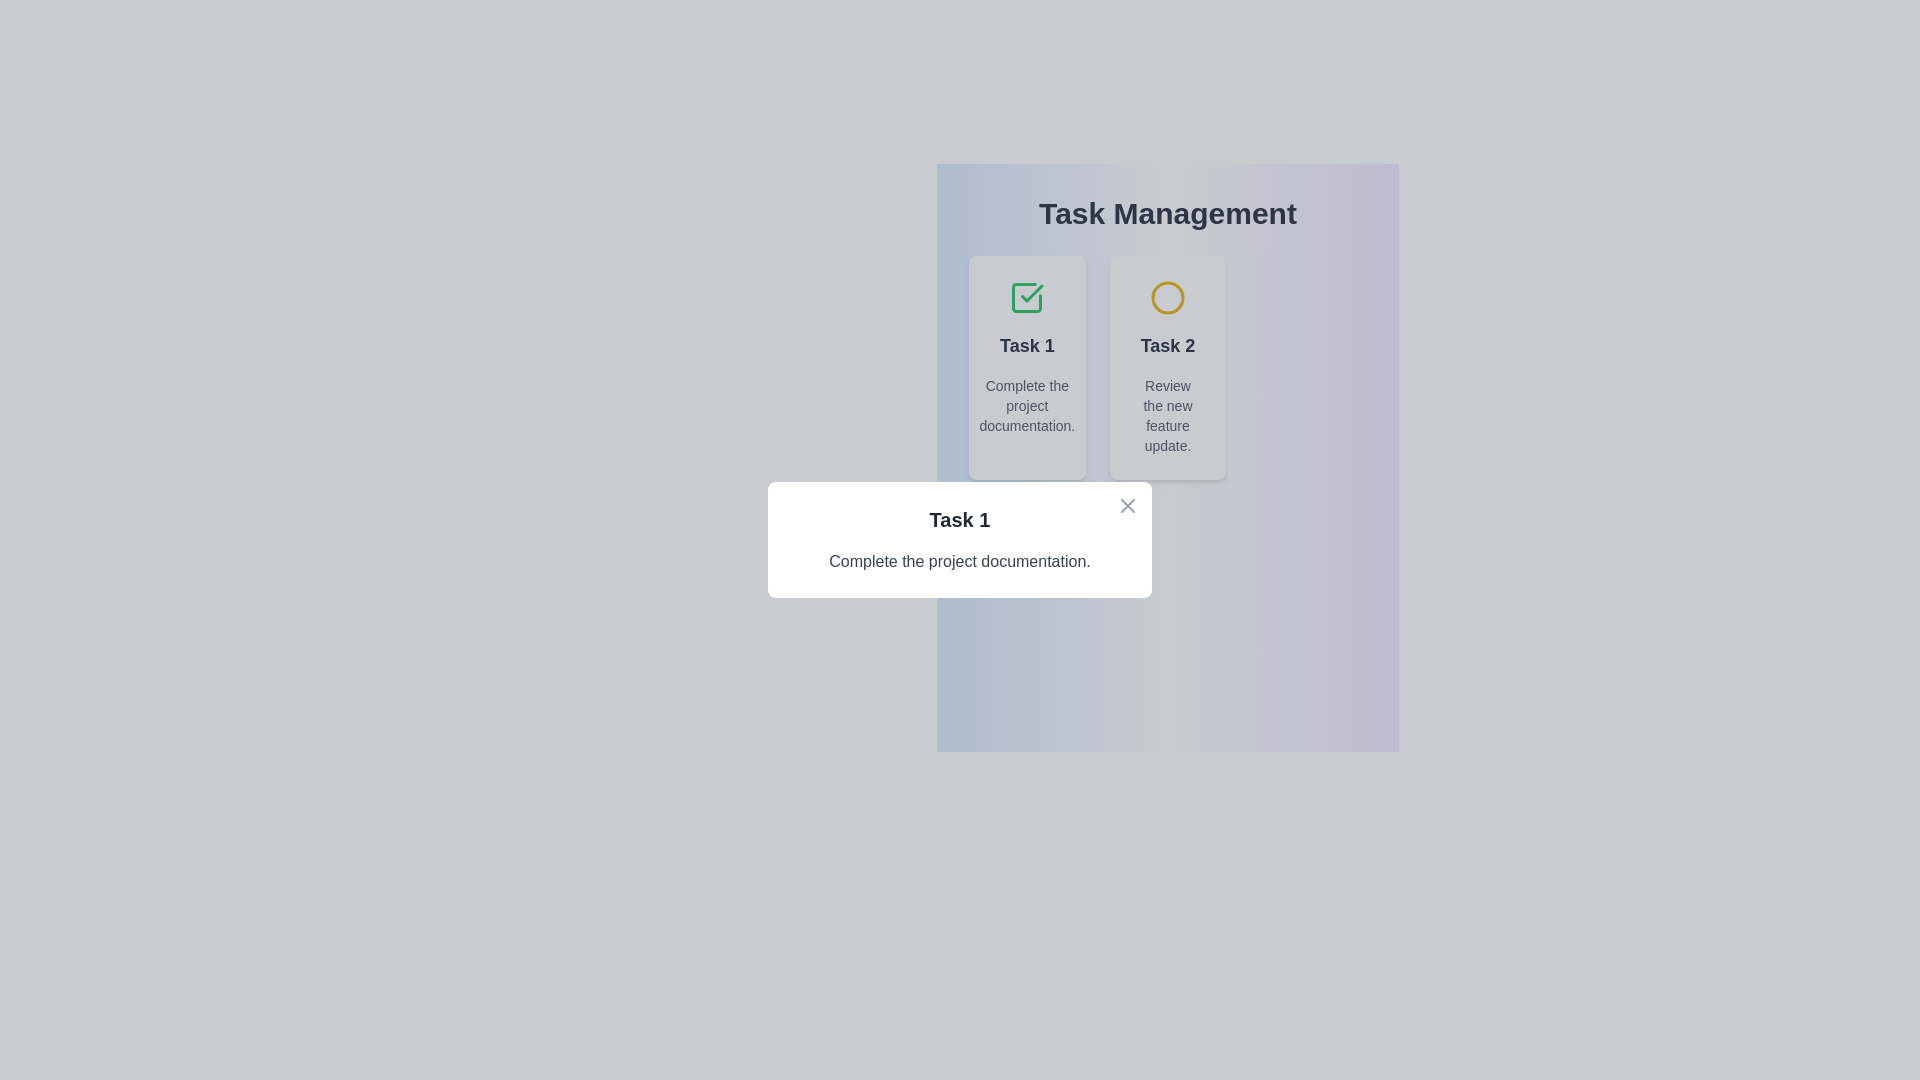 The image size is (1920, 1080). Describe the element at coordinates (1027, 345) in the screenshot. I see `the text label that serves as the title for the task within the leftmost card under the 'Task Management' section, positioned beneath a green checkmark icon and above the description 'Complete the project documentation.'` at that location.